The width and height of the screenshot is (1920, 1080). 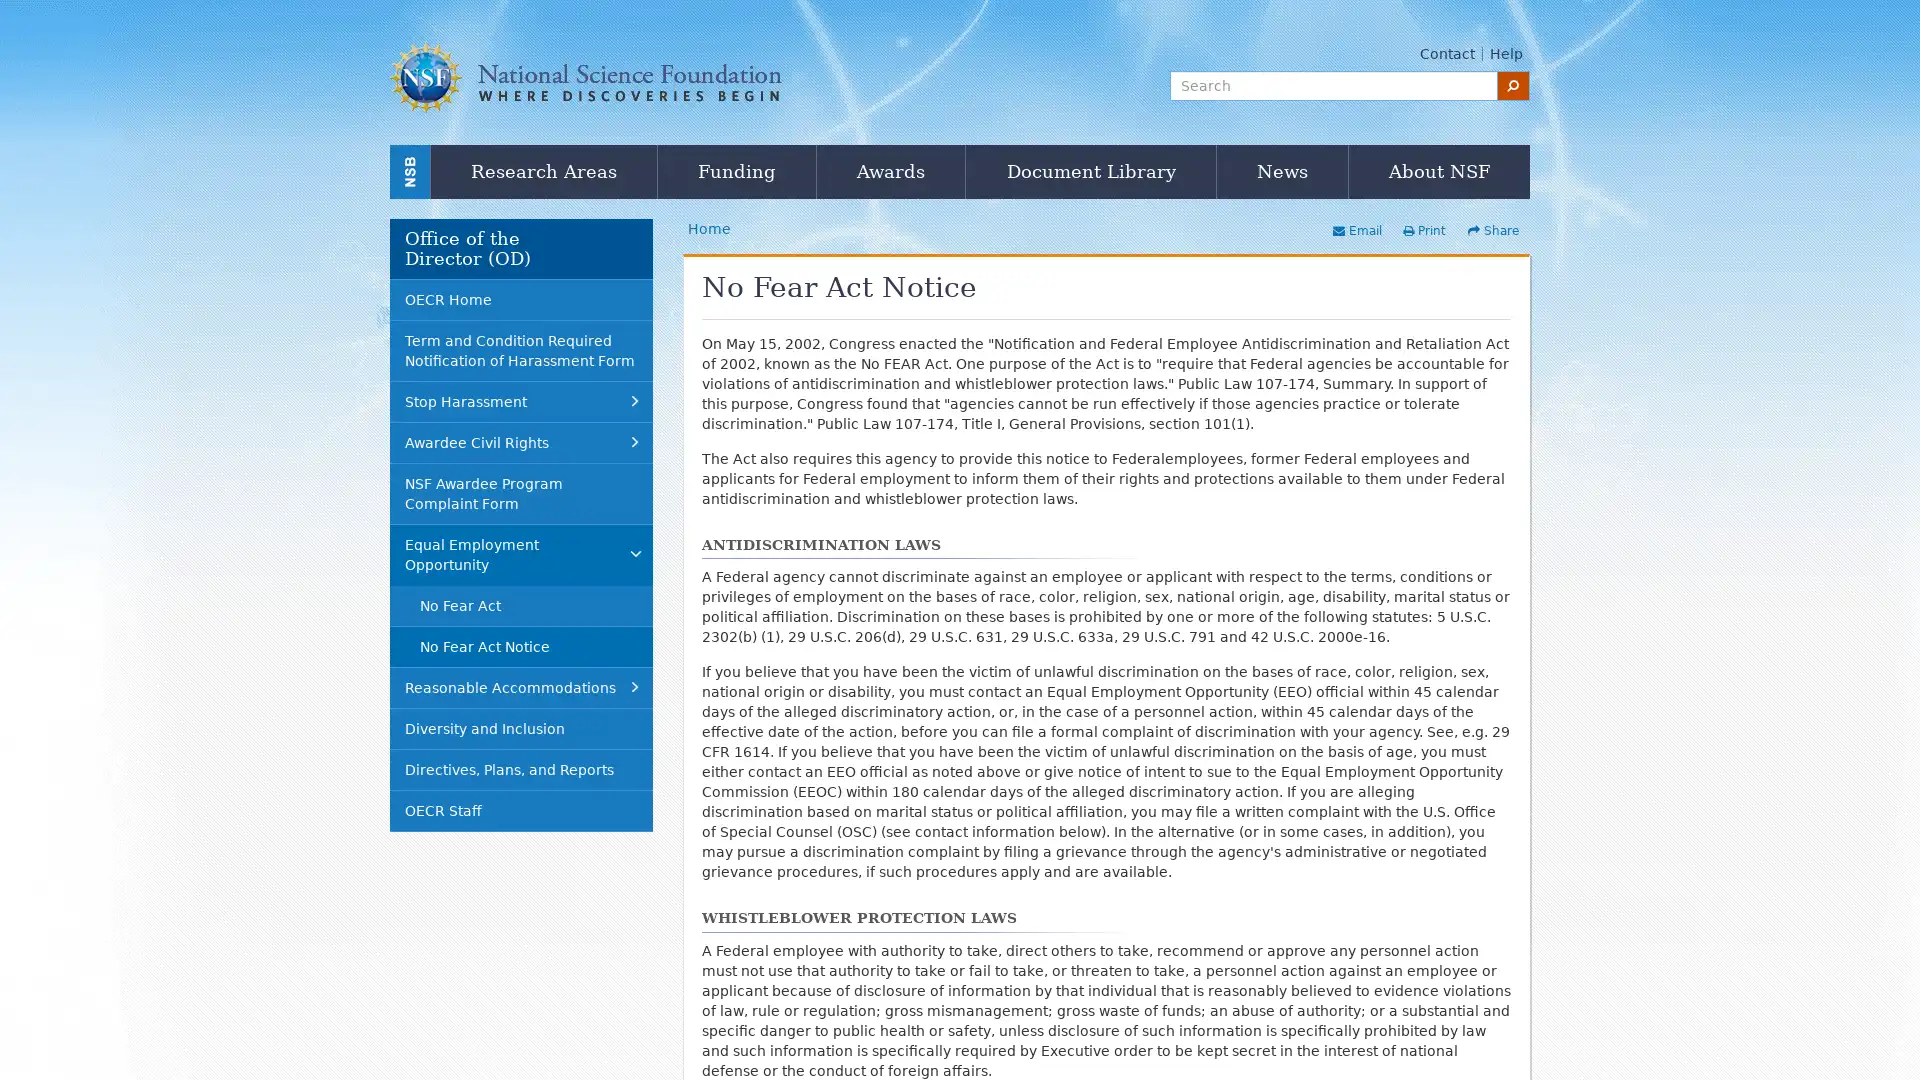 What do you see at coordinates (521, 686) in the screenshot?
I see `Reasonable Accommodations` at bounding box center [521, 686].